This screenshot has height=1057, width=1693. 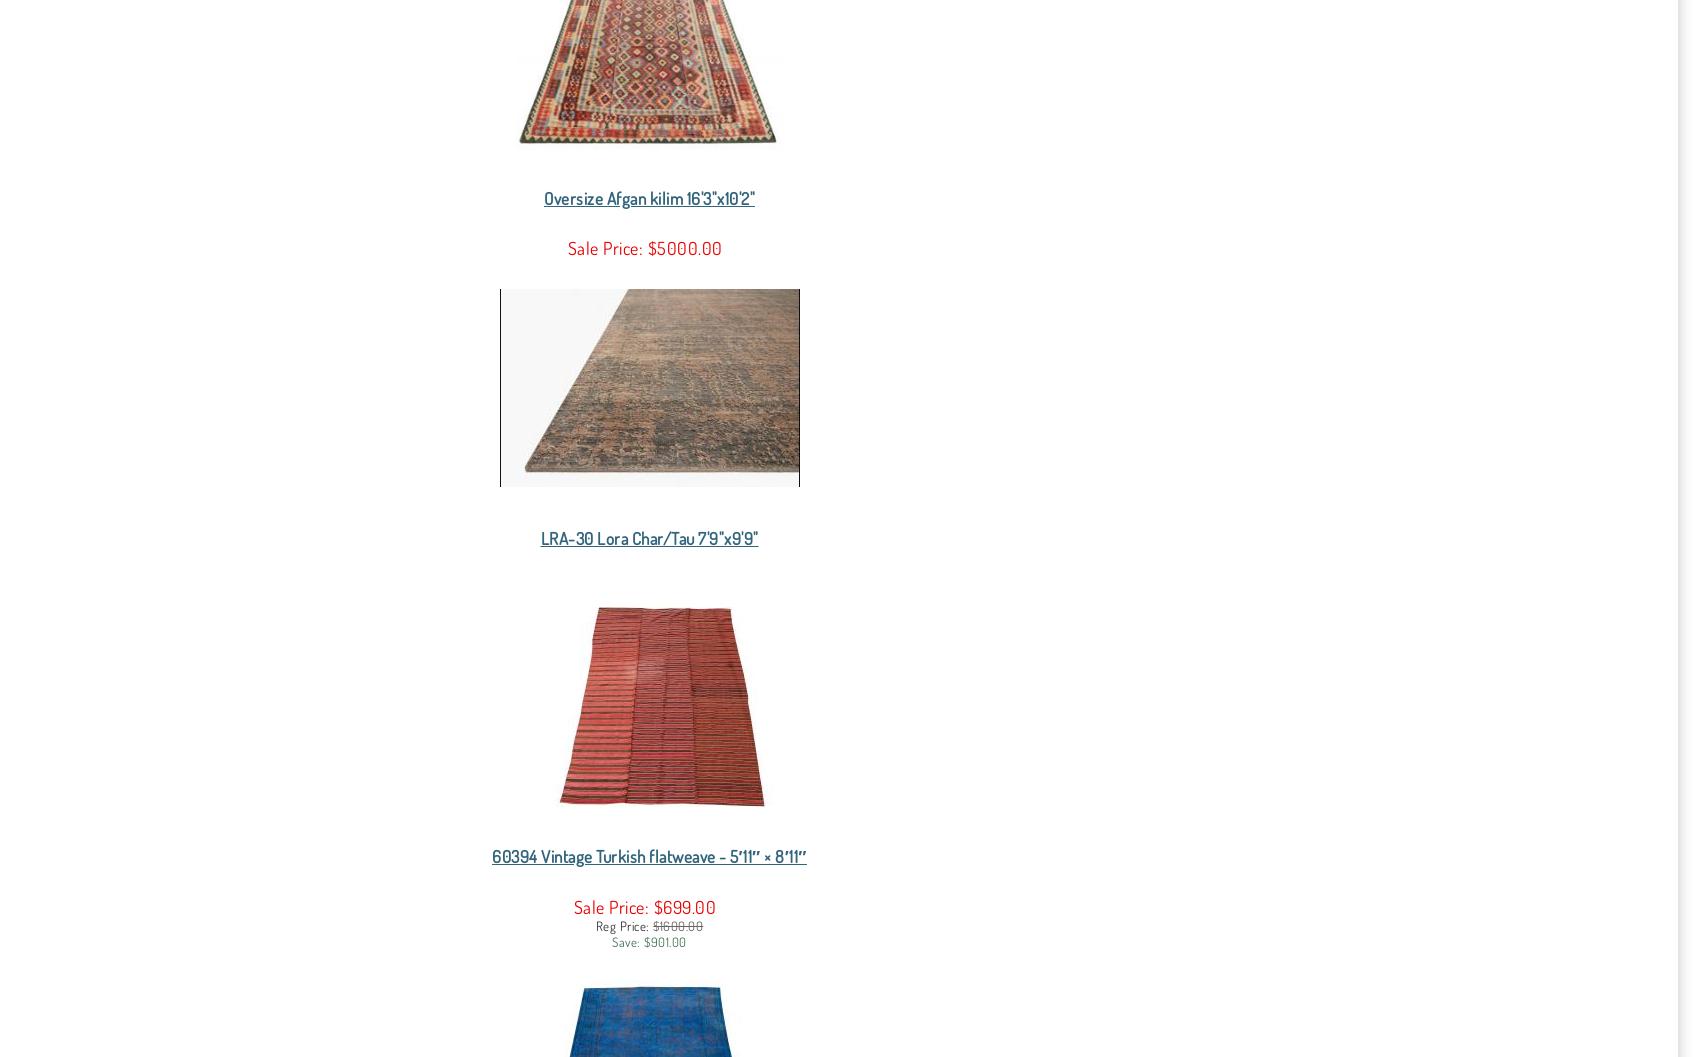 What do you see at coordinates (692, 246) in the screenshot?
I see `'5000.00'` at bounding box center [692, 246].